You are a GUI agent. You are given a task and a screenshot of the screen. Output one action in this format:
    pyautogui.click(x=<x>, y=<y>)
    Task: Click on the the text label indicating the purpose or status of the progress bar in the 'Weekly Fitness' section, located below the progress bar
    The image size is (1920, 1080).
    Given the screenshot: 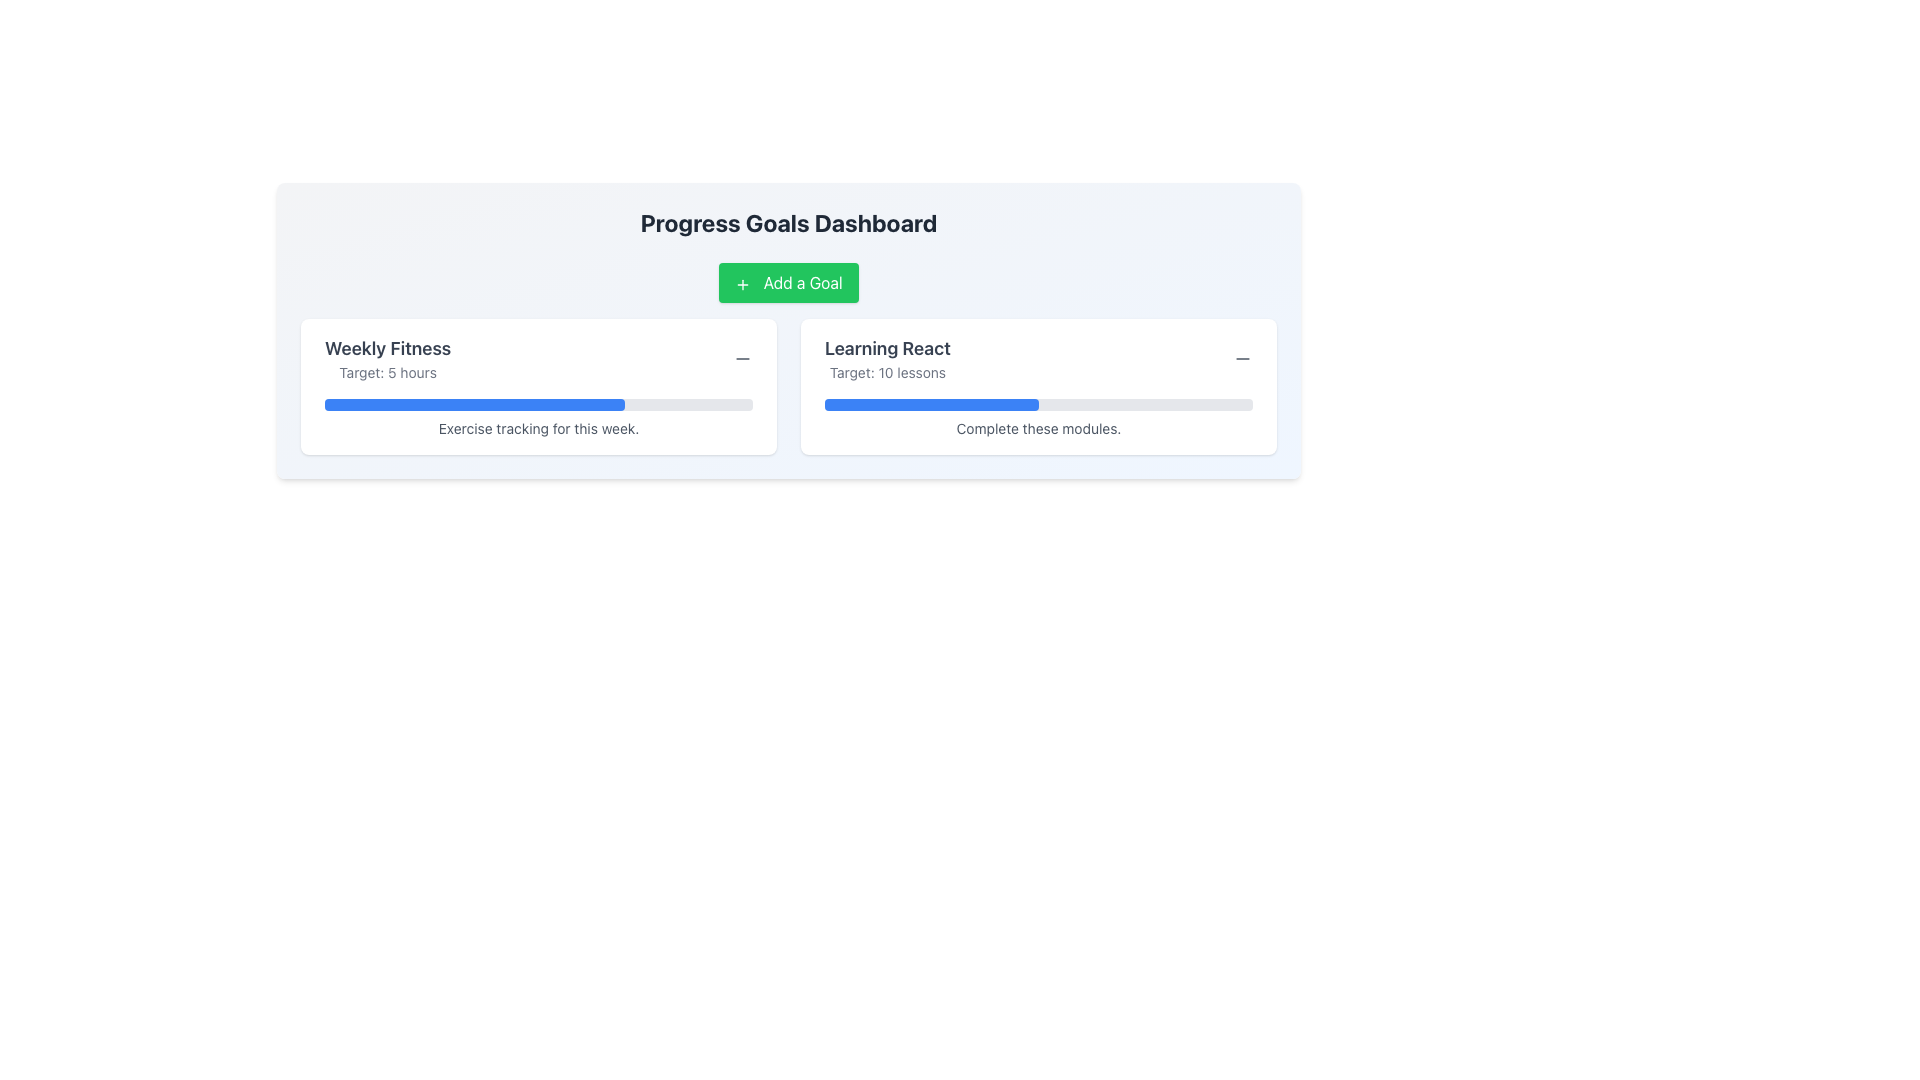 What is the action you would take?
    pyautogui.click(x=538, y=418)
    